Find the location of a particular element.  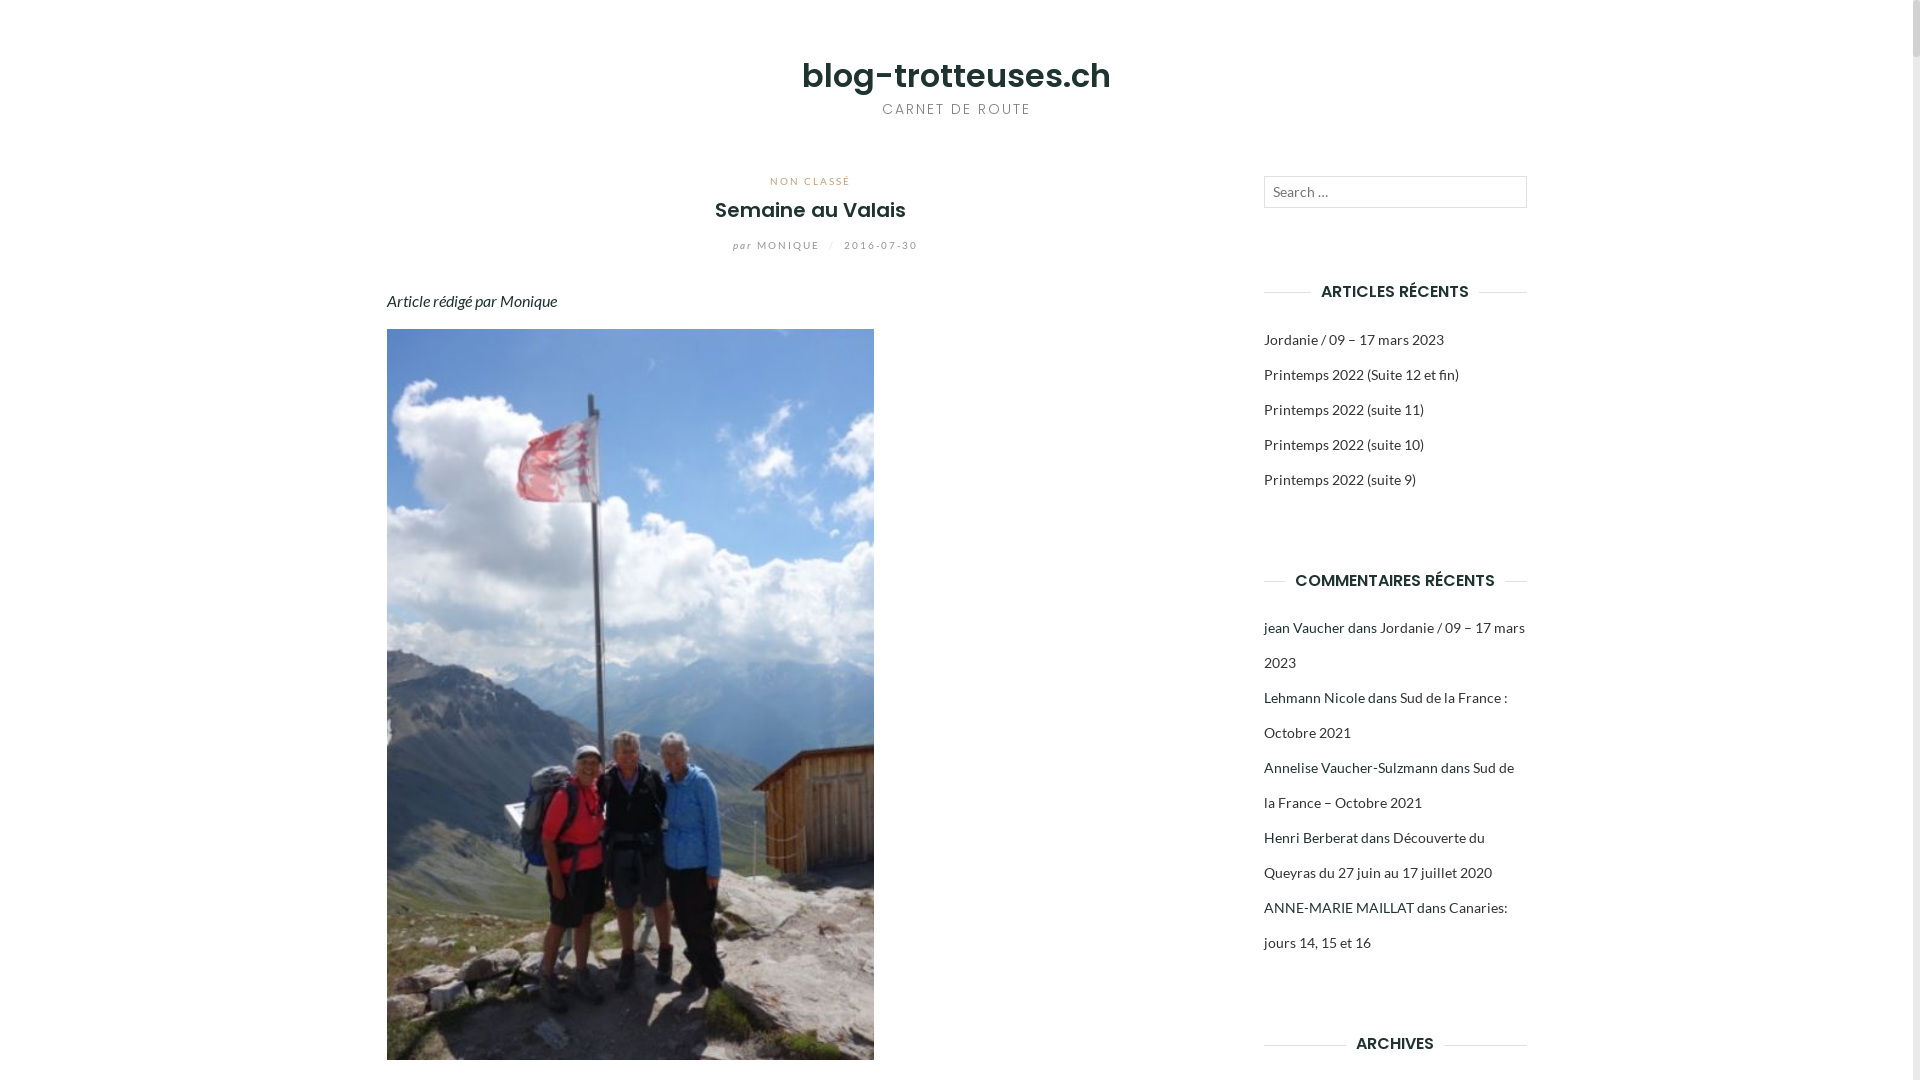

'blog-trotteuses.ch' is located at coordinates (955, 74).